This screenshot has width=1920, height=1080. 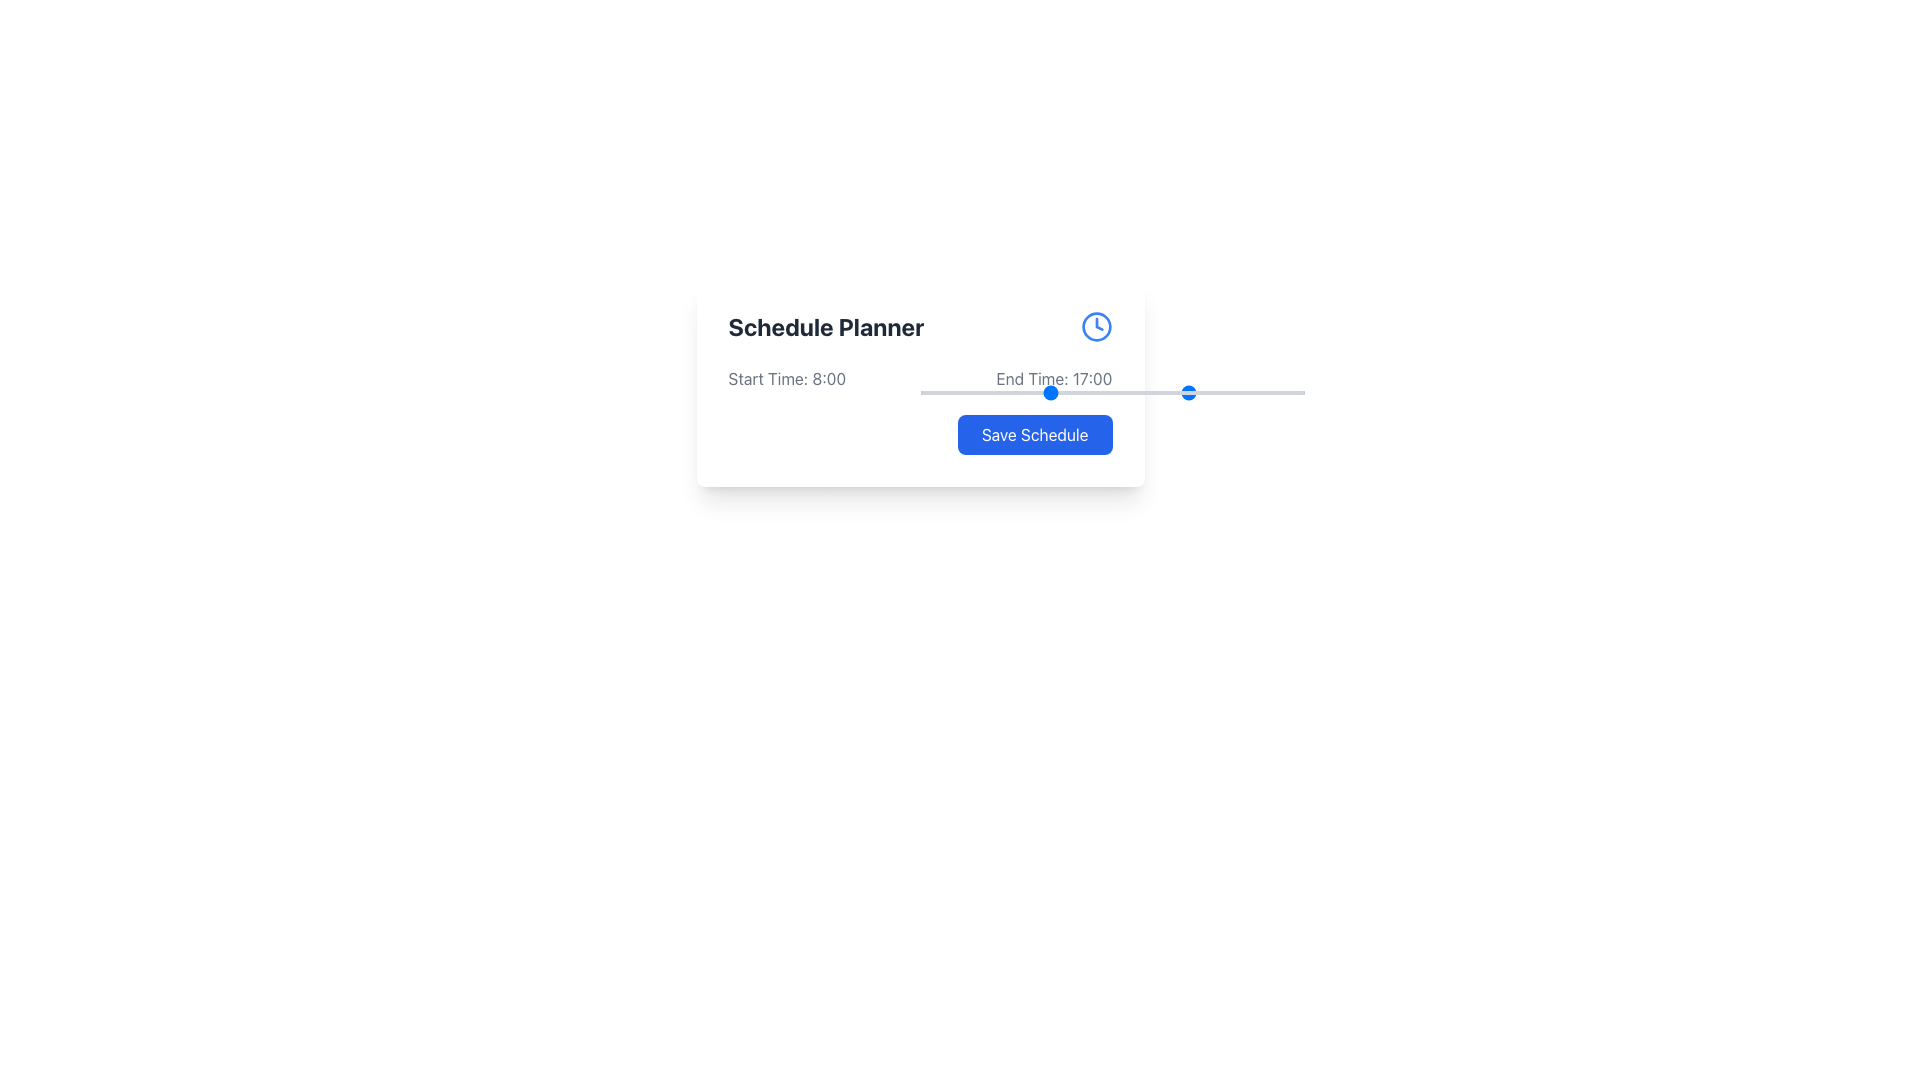 What do you see at coordinates (1111, 393) in the screenshot?
I see `the rounded bar handle of the horizontal range slider located in the lower right corner of the interface, beneath the 'End Time: 17:00' text` at bounding box center [1111, 393].